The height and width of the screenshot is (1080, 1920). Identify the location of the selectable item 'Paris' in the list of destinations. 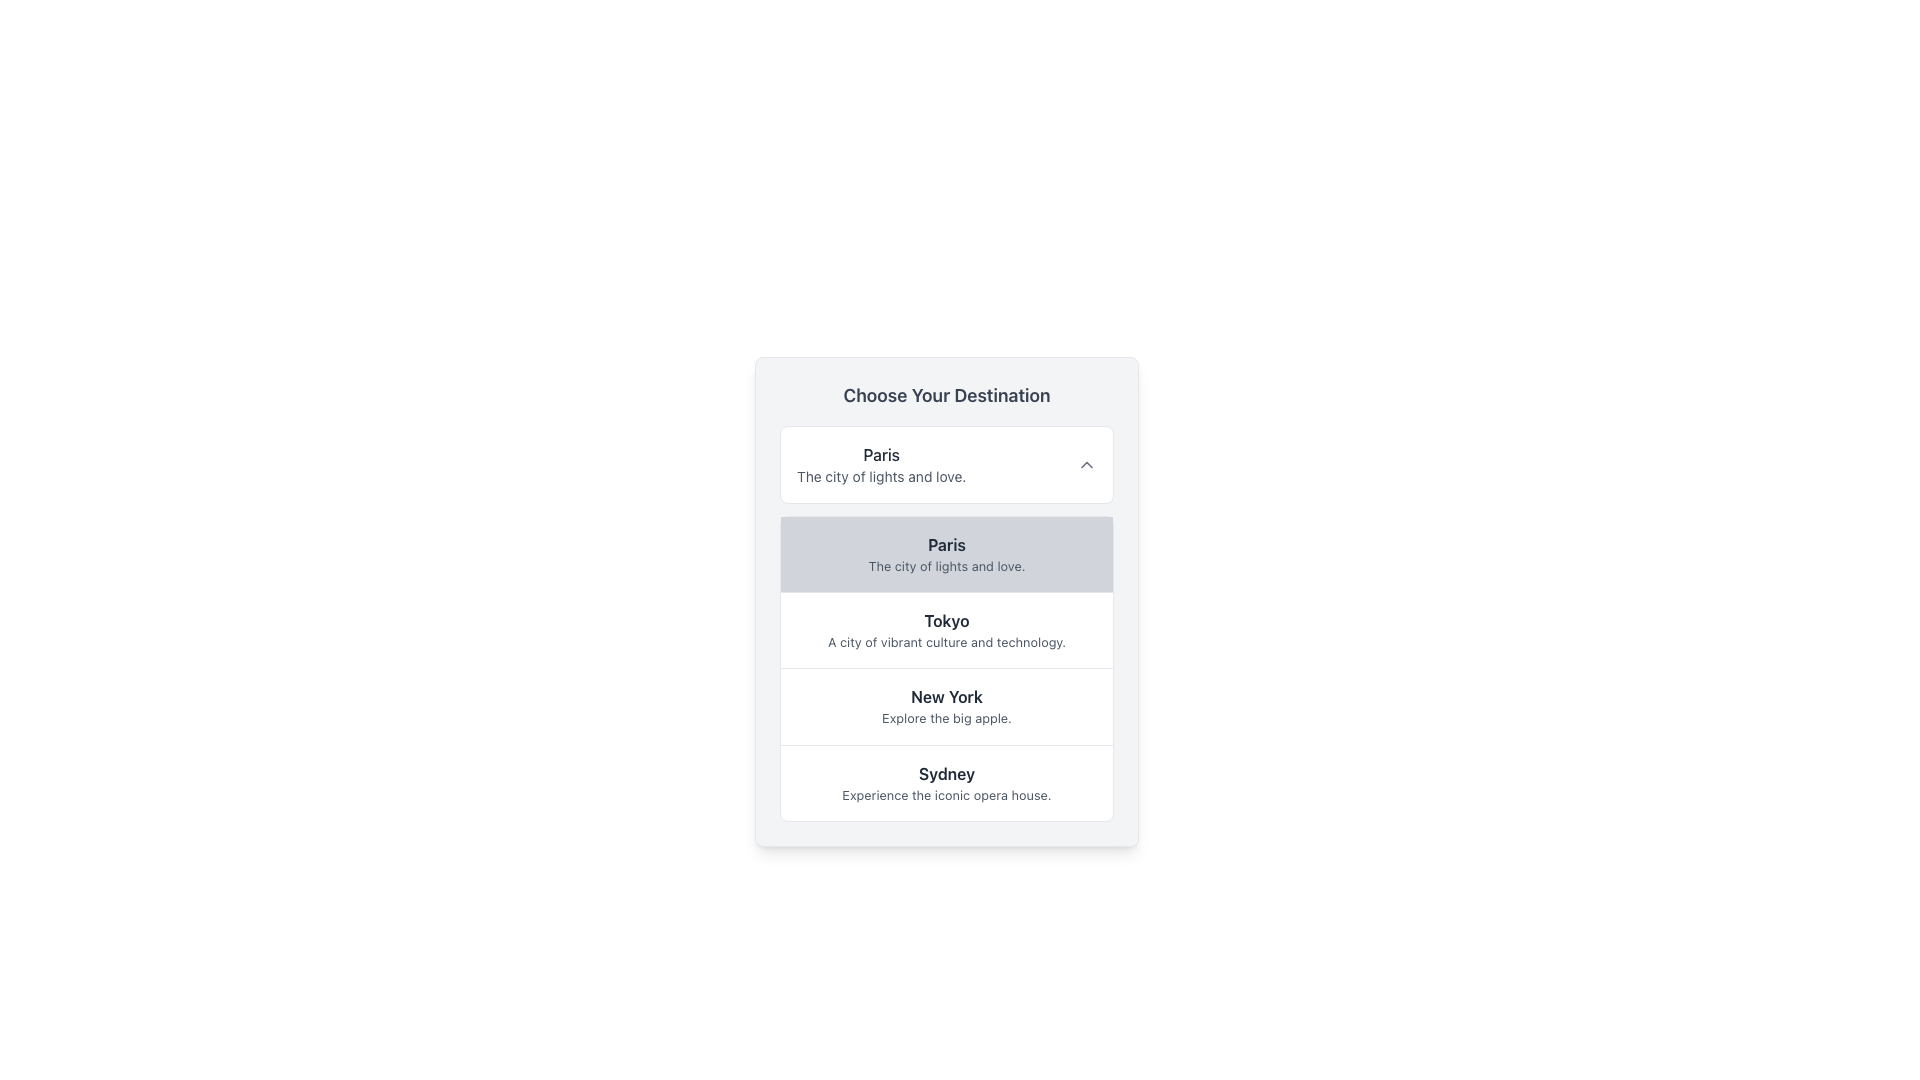
(945, 554).